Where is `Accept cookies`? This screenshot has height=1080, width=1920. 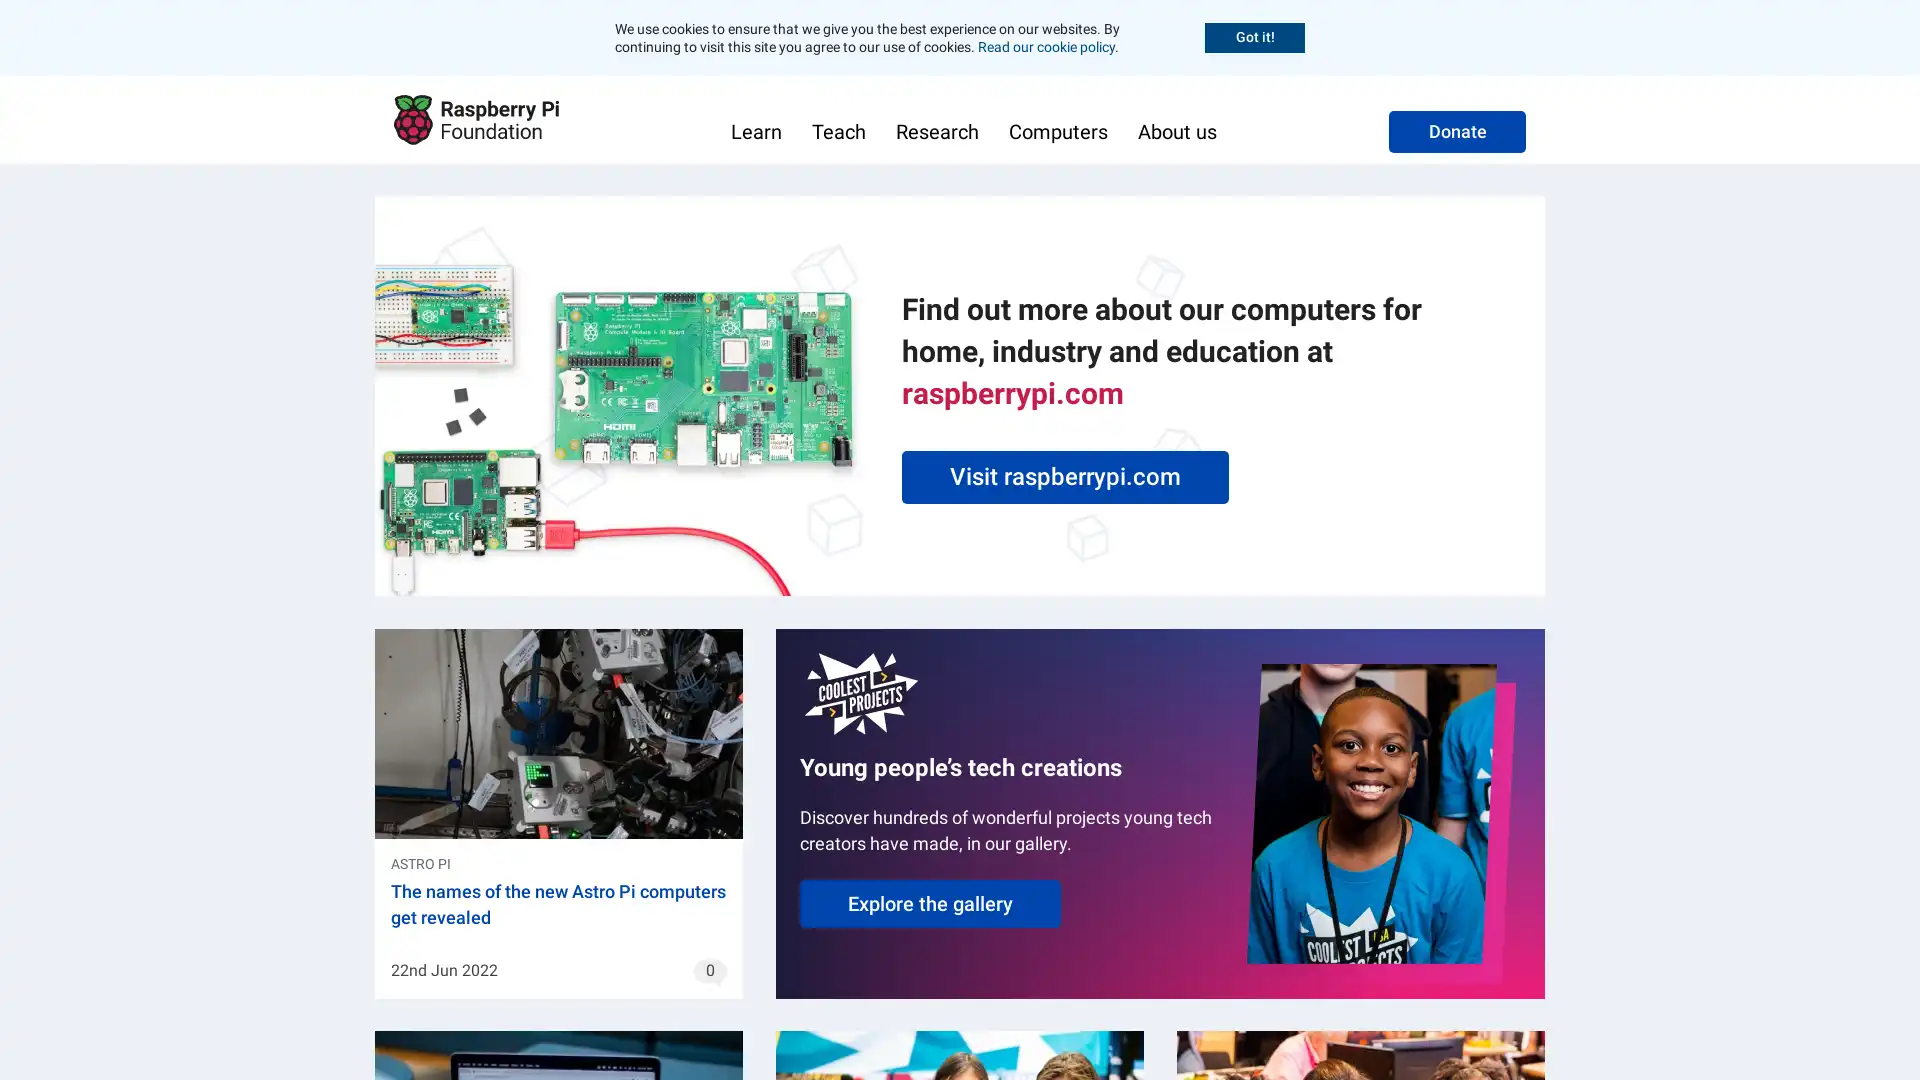 Accept cookies is located at coordinates (1253, 37).